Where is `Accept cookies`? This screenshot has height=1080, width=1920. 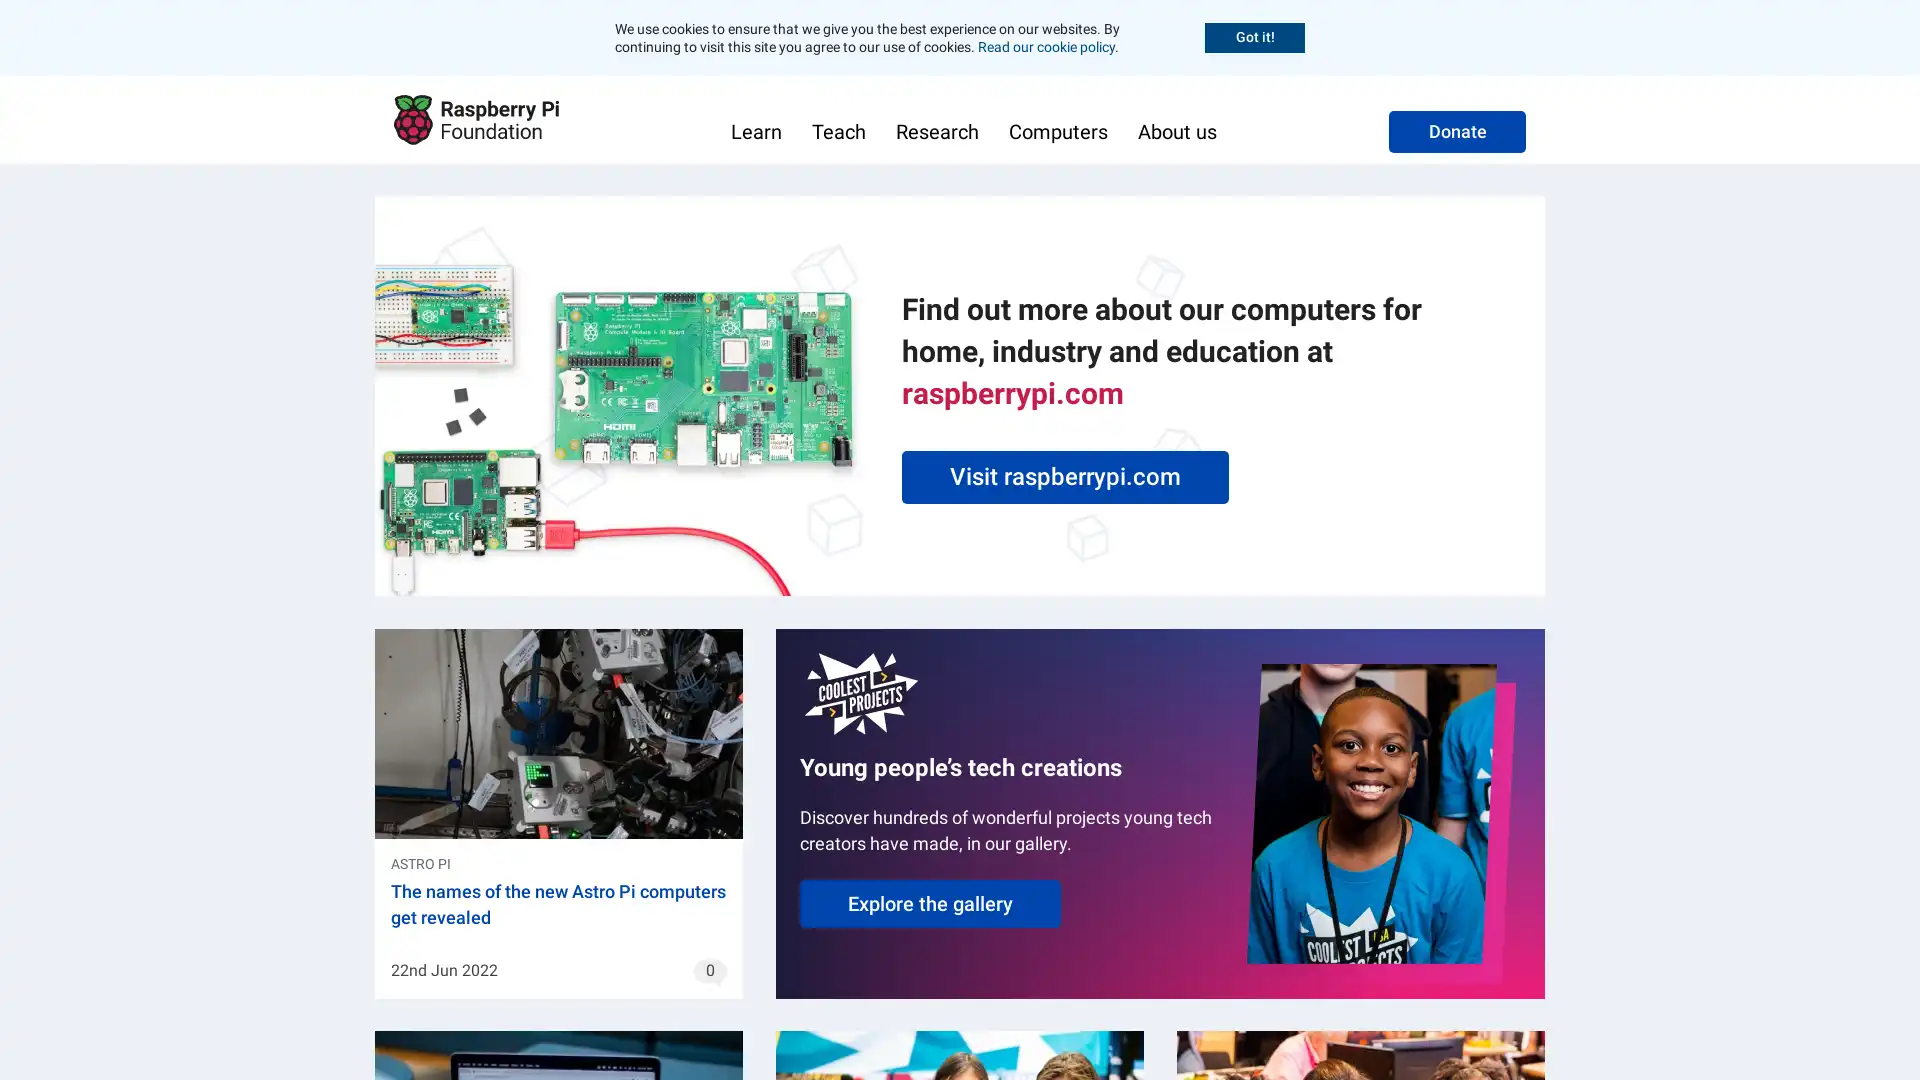 Accept cookies is located at coordinates (1253, 37).